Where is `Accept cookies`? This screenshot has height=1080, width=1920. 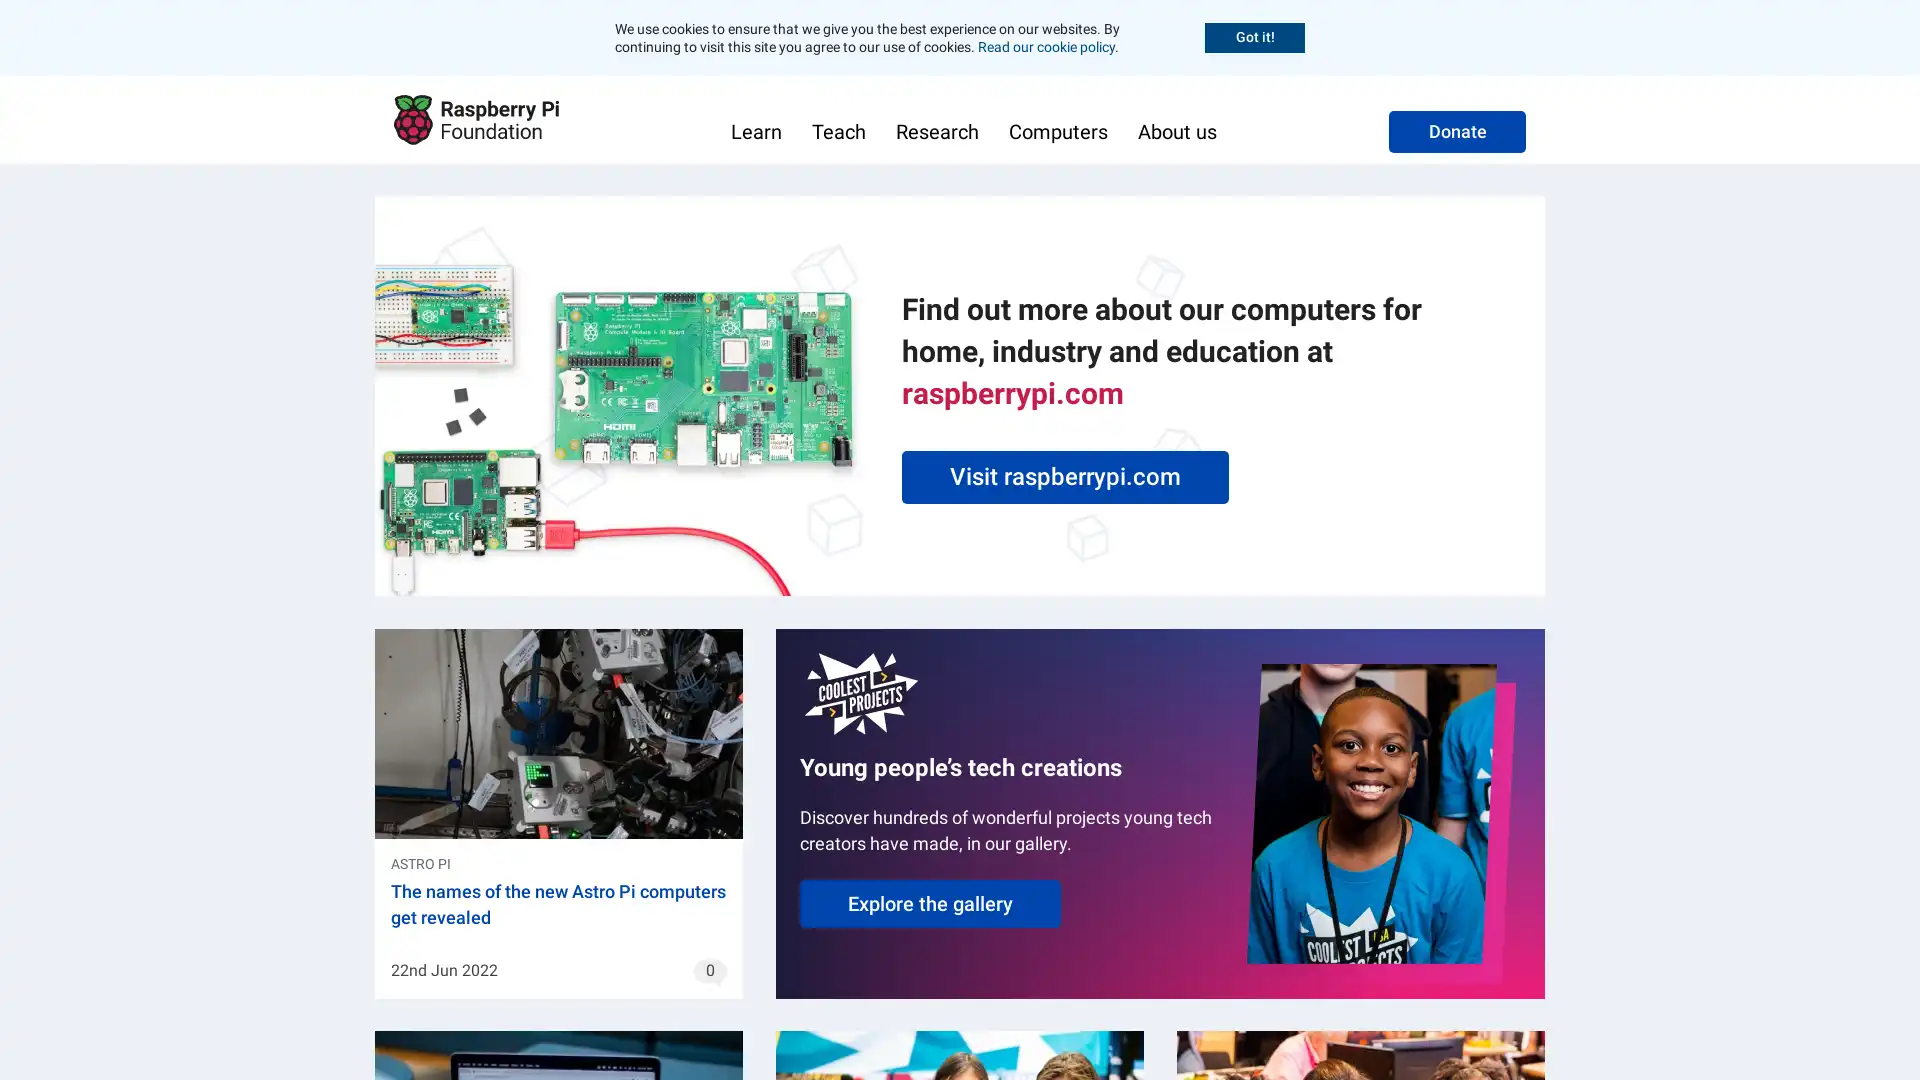 Accept cookies is located at coordinates (1253, 37).